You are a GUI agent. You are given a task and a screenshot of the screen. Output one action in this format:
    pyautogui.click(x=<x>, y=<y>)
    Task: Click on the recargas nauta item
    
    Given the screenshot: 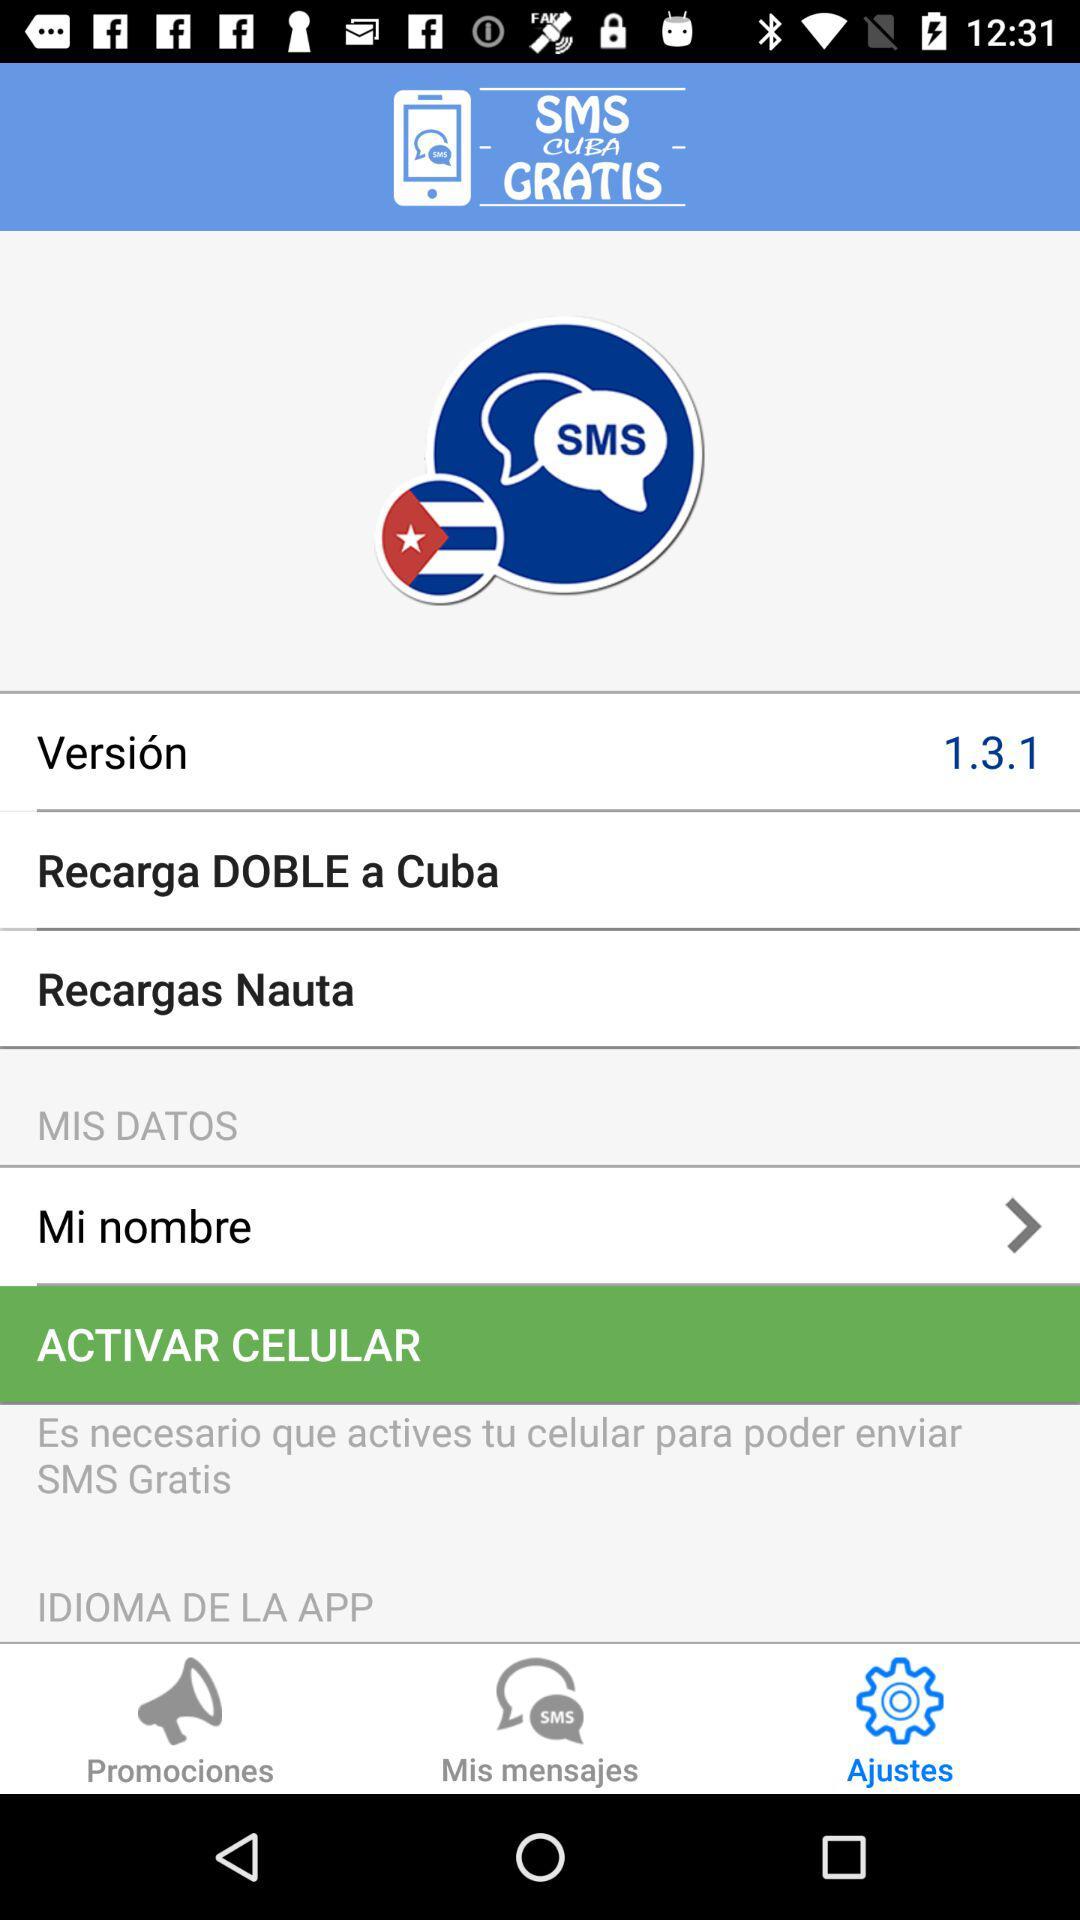 What is the action you would take?
    pyautogui.click(x=540, y=988)
    